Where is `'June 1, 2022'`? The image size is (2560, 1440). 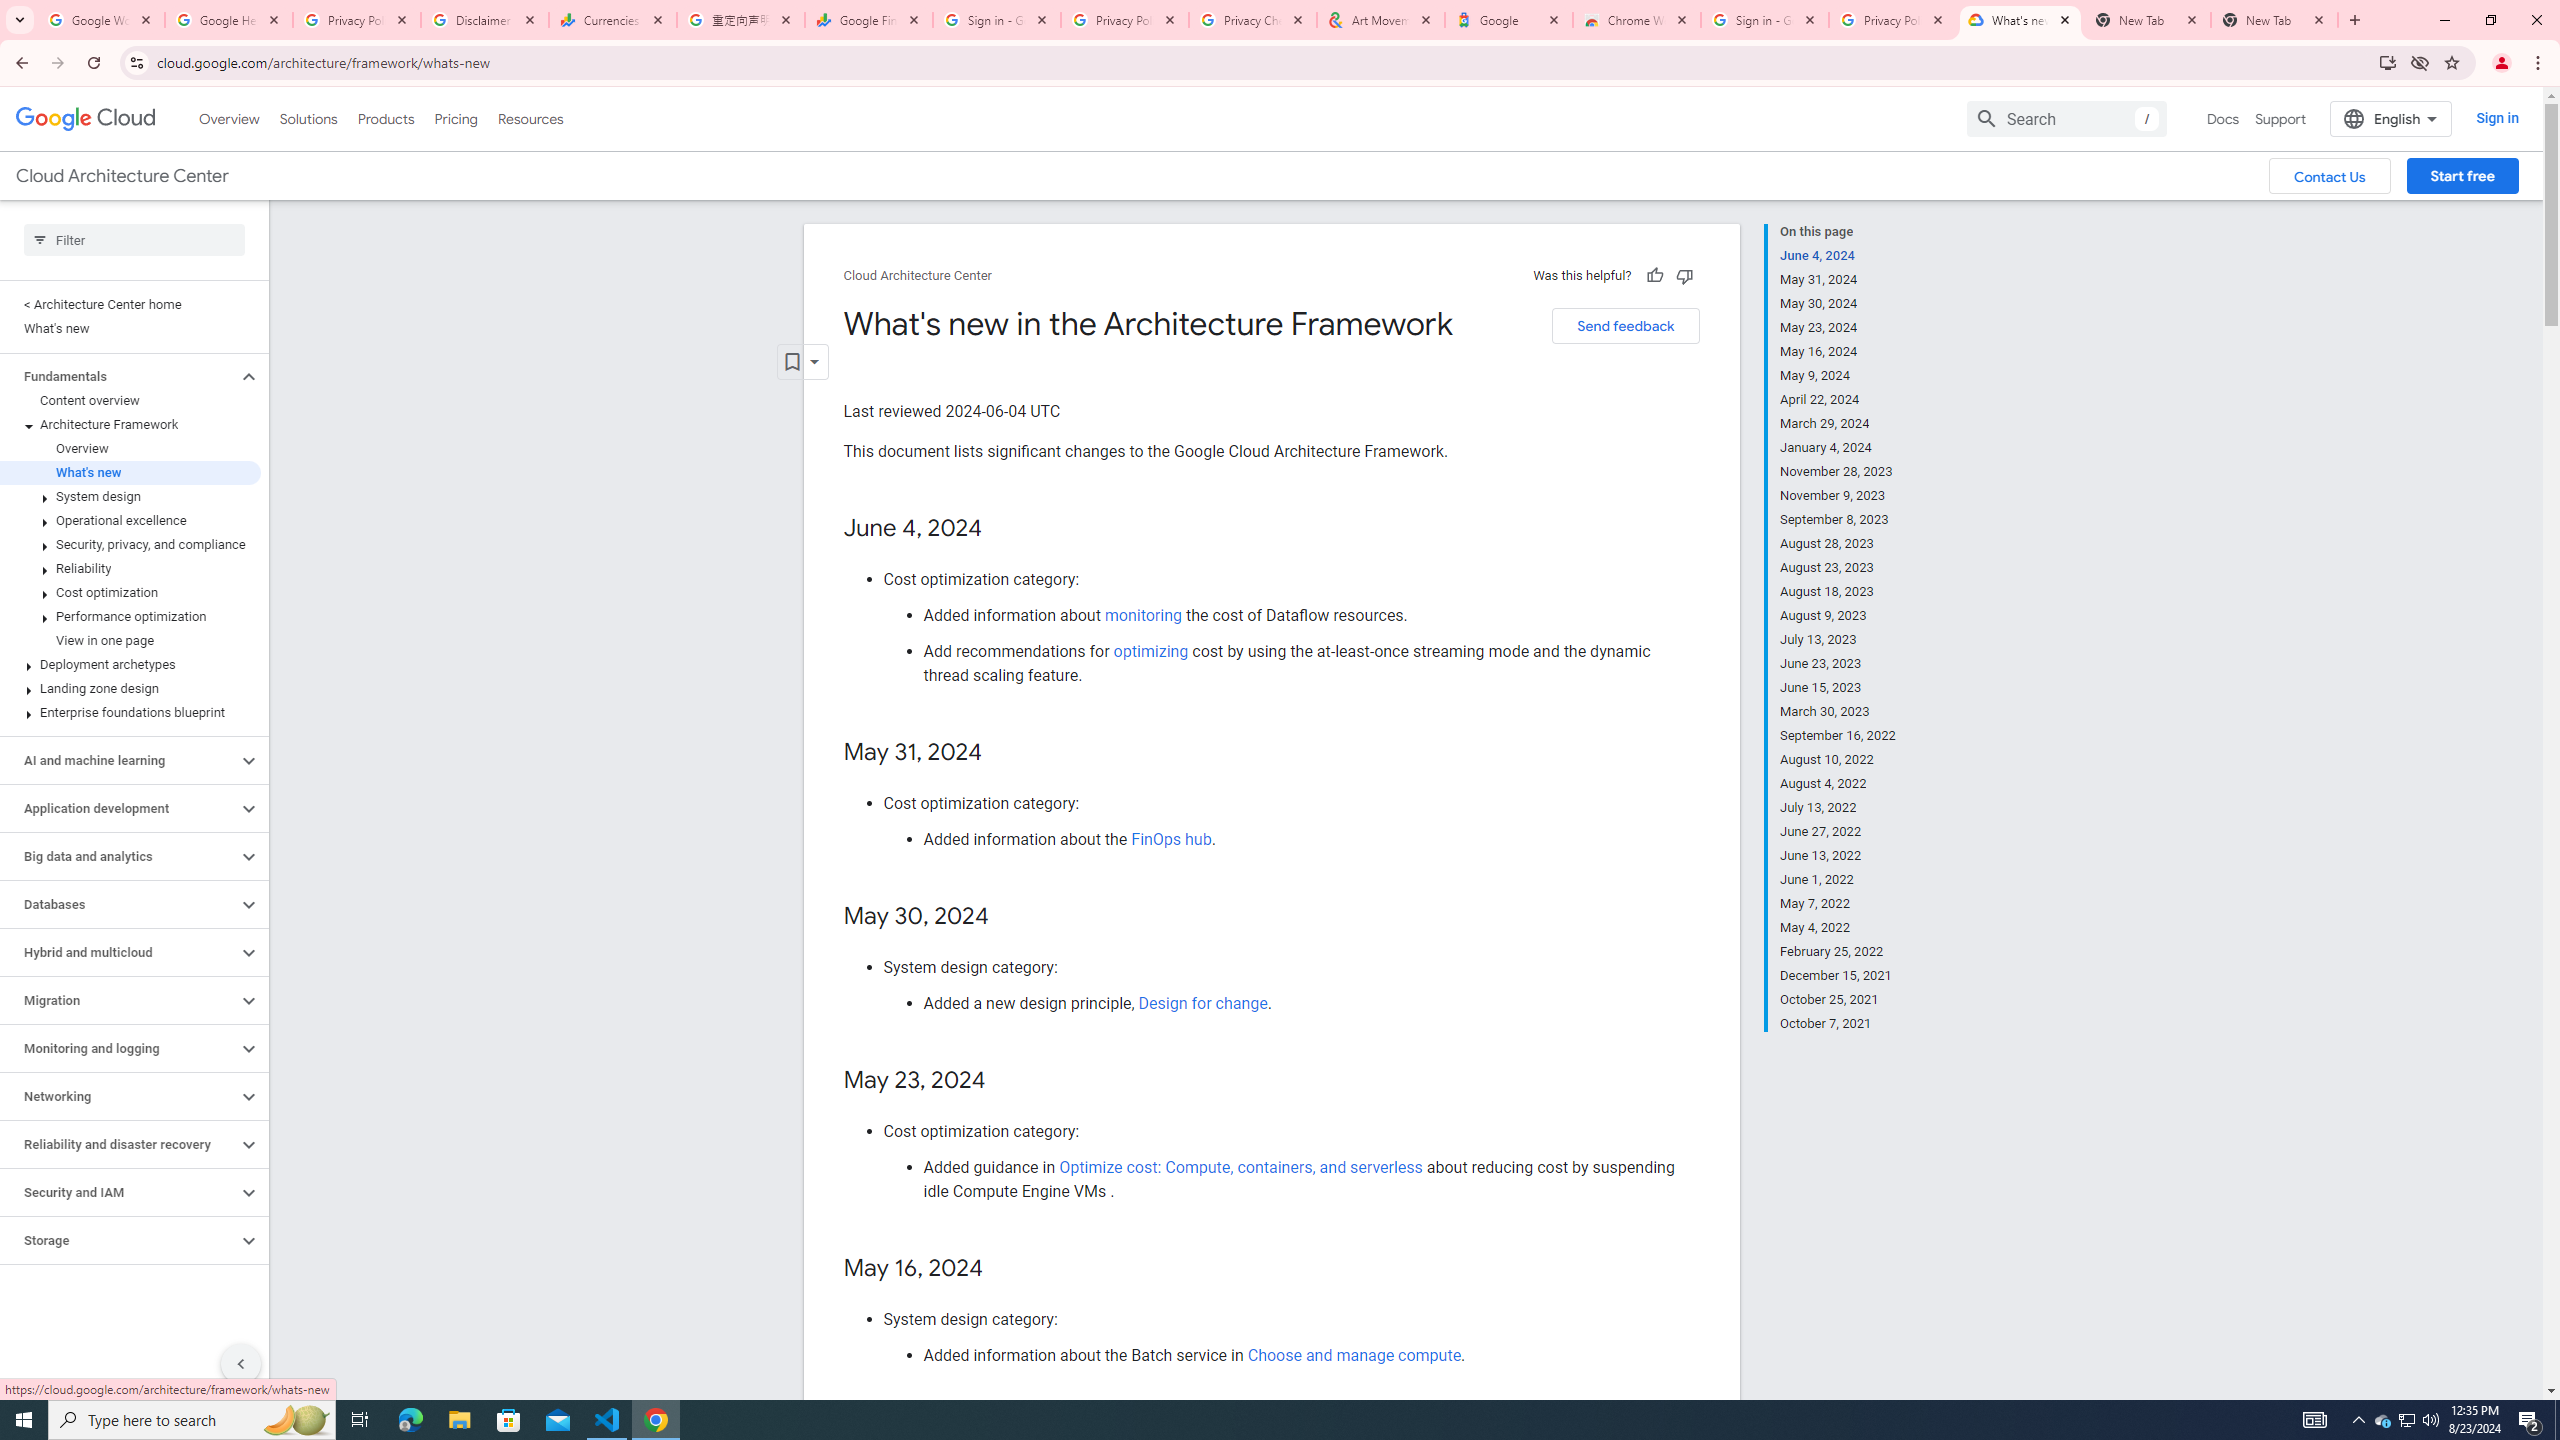
'June 1, 2022' is located at coordinates (1838, 878).